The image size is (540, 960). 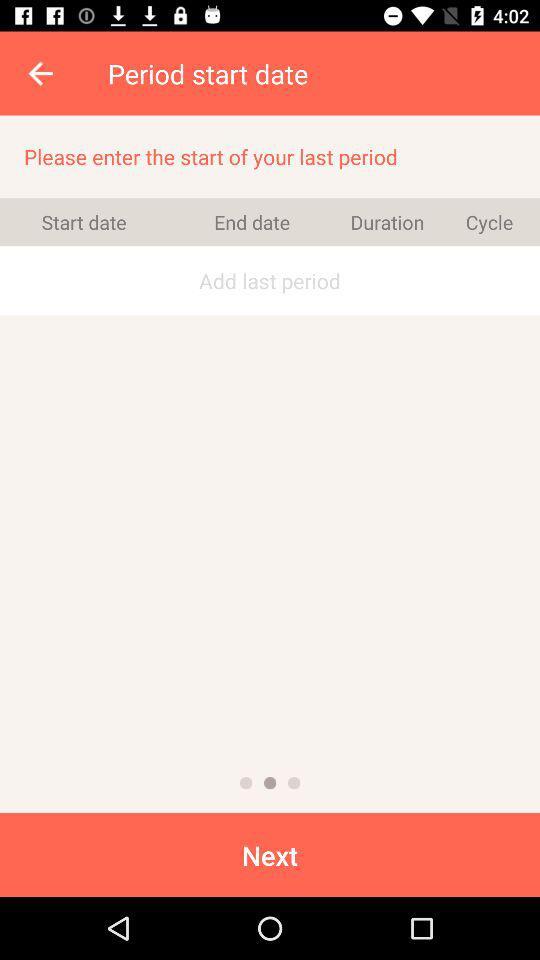 What do you see at coordinates (293, 783) in the screenshot?
I see `third page` at bounding box center [293, 783].